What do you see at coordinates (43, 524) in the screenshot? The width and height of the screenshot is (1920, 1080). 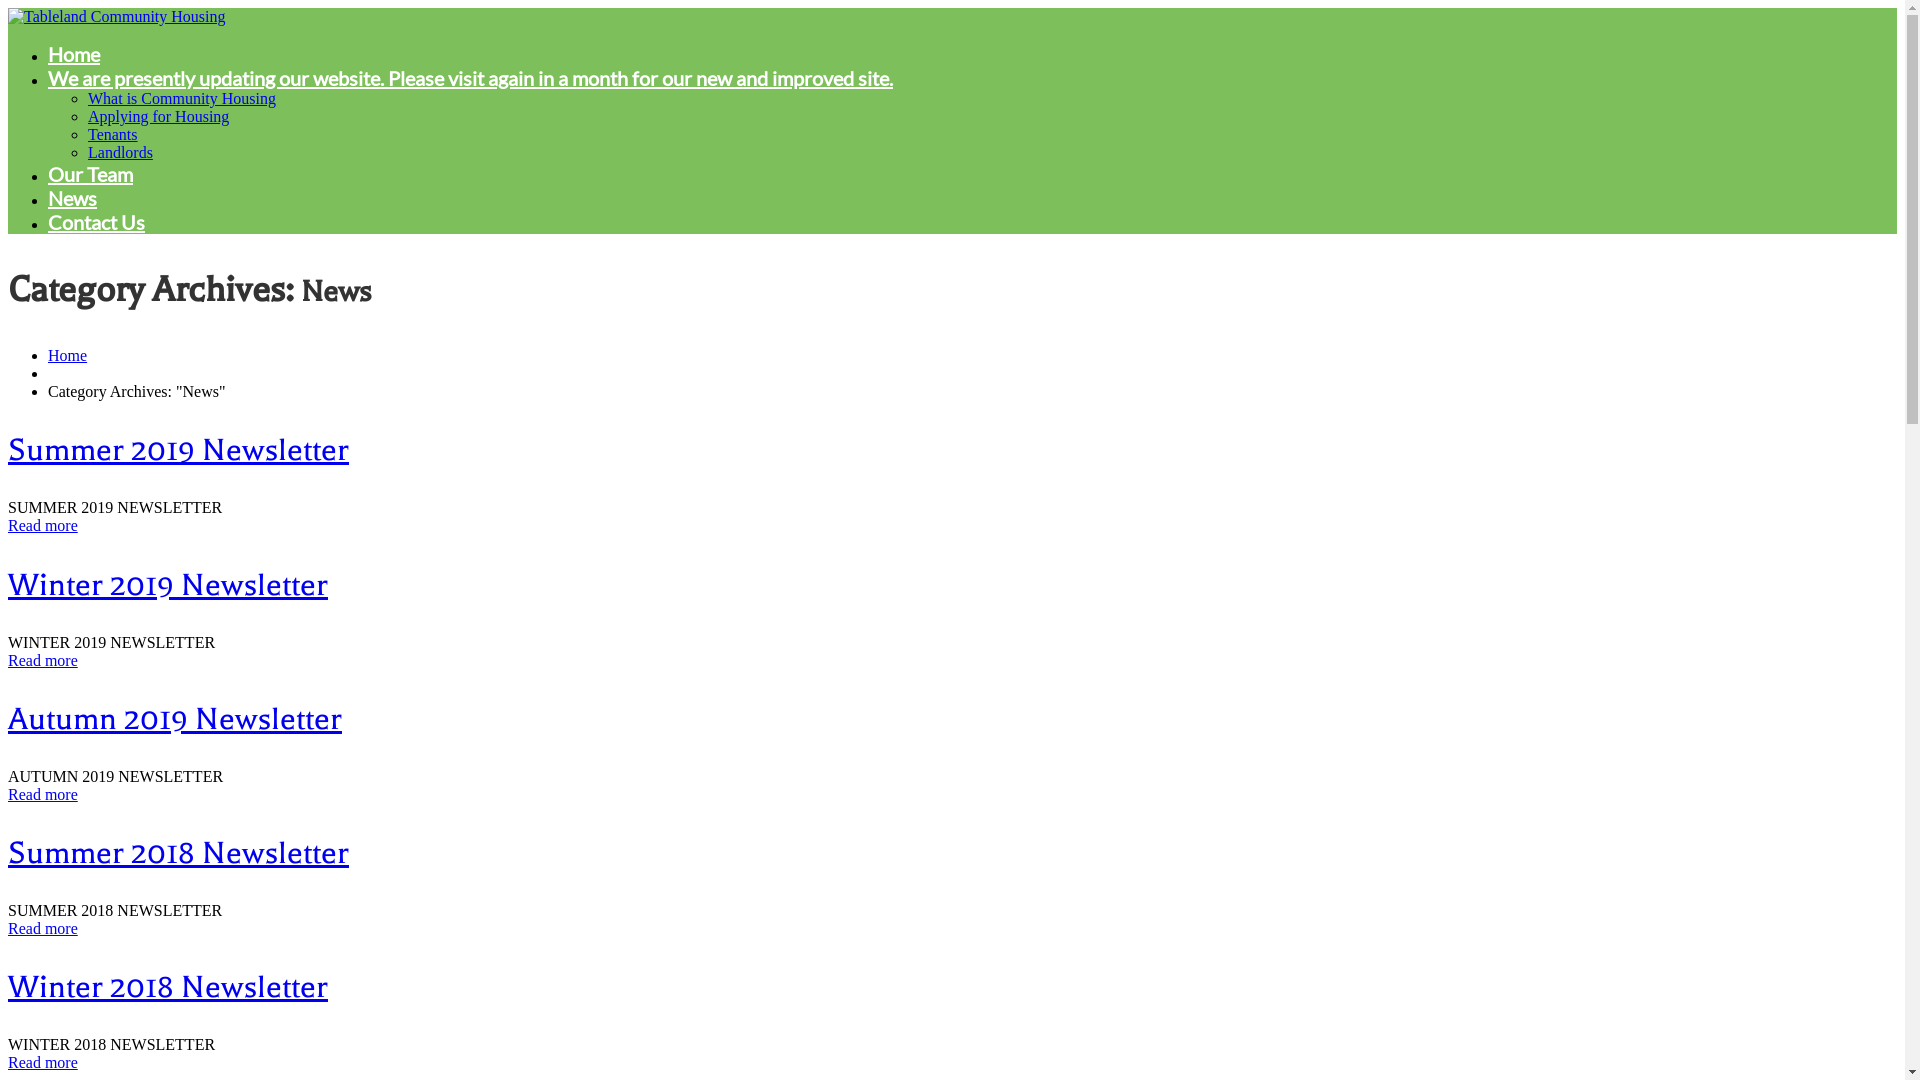 I see `'Read more'` at bounding box center [43, 524].